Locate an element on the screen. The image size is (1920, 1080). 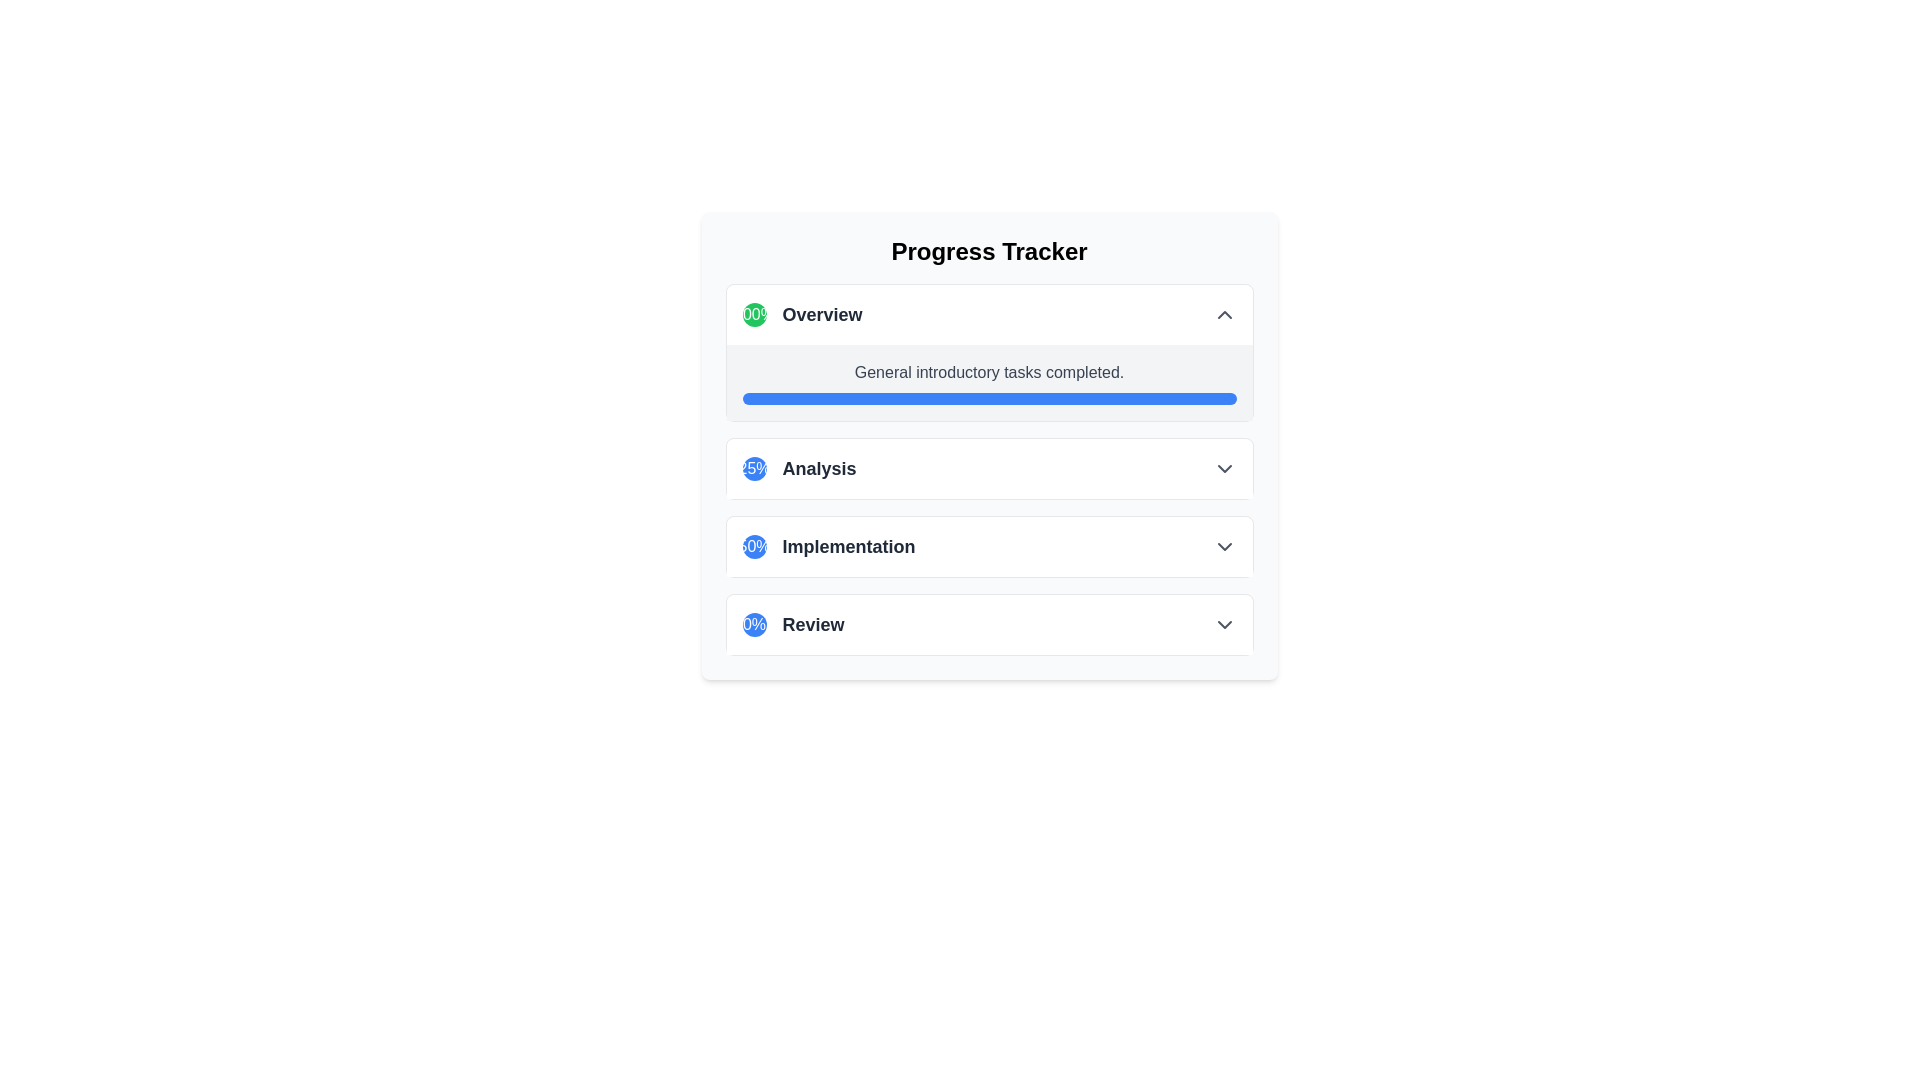
the bold, large 'Progress Tracker' text heading located at the top of the progress tracker UI component is located at coordinates (989, 250).